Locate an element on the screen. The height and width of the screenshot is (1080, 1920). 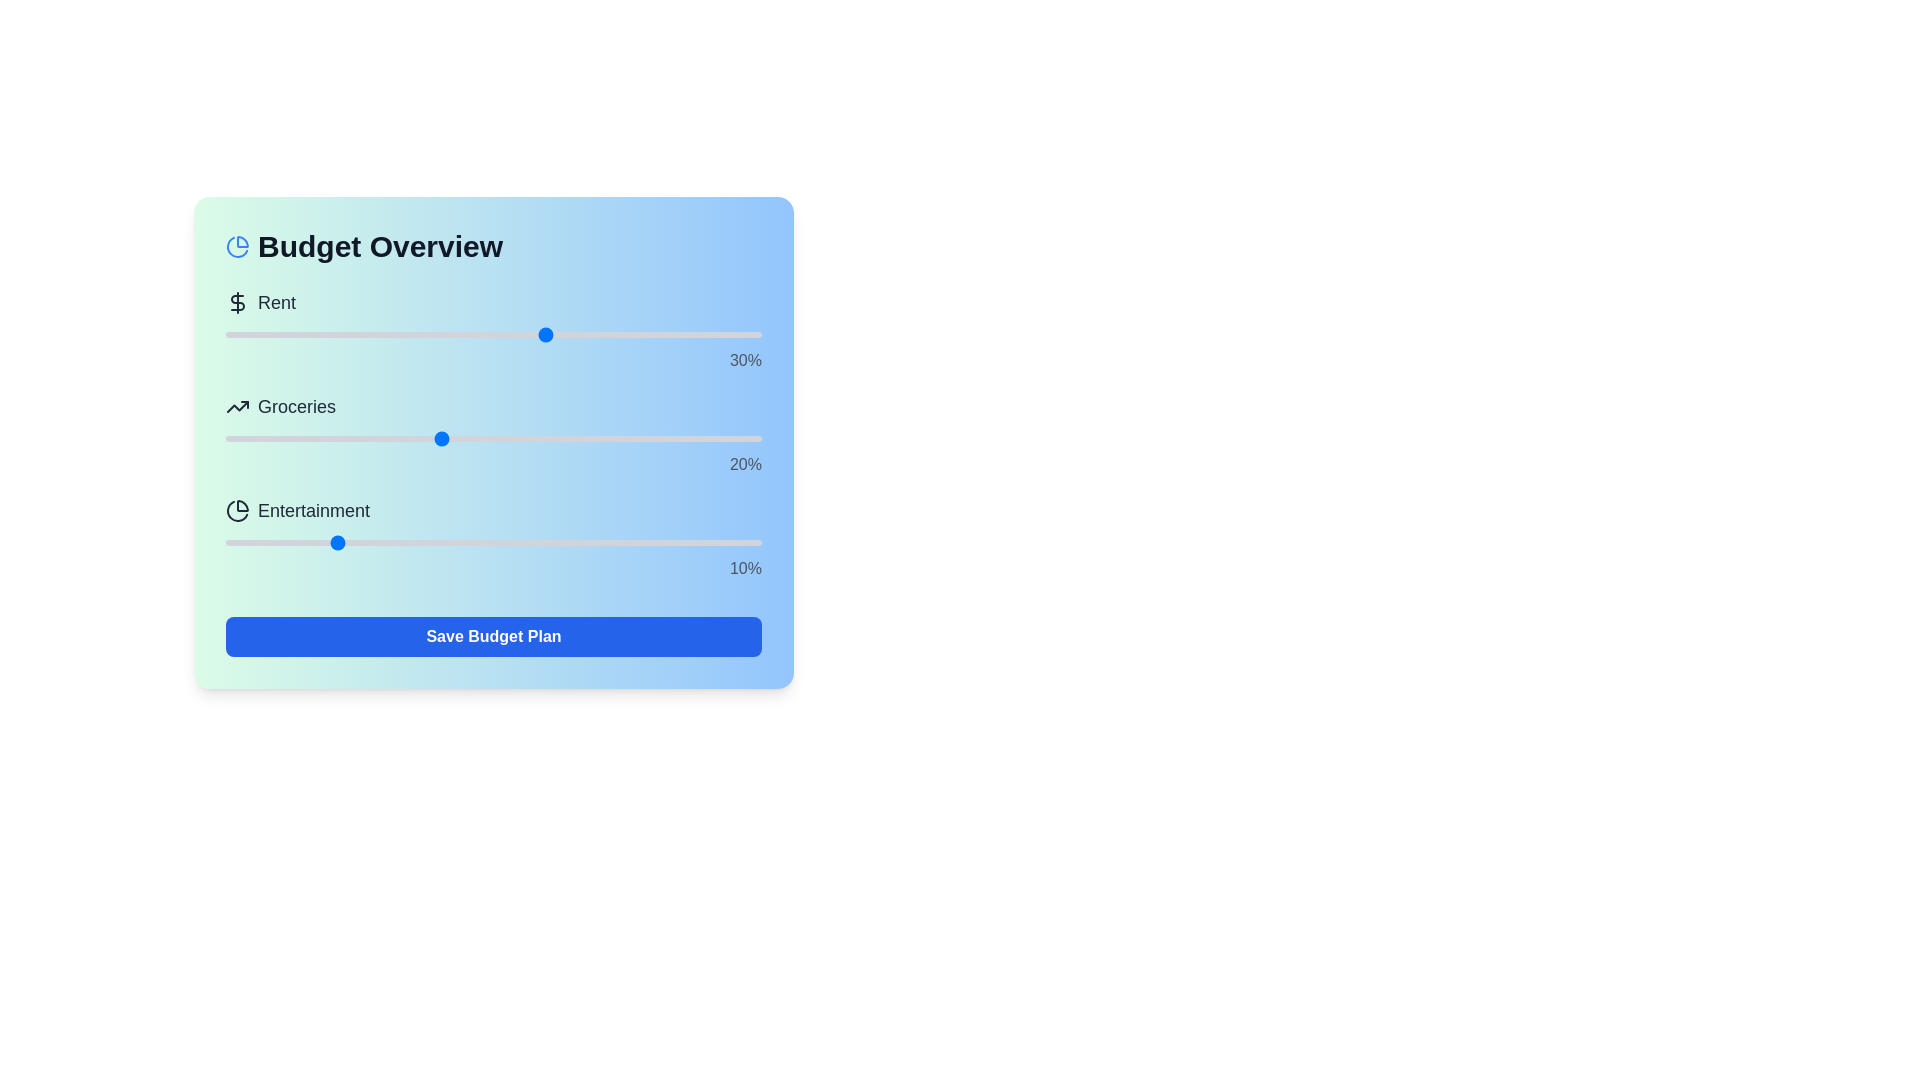
the slider is located at coordinates (354, 543).